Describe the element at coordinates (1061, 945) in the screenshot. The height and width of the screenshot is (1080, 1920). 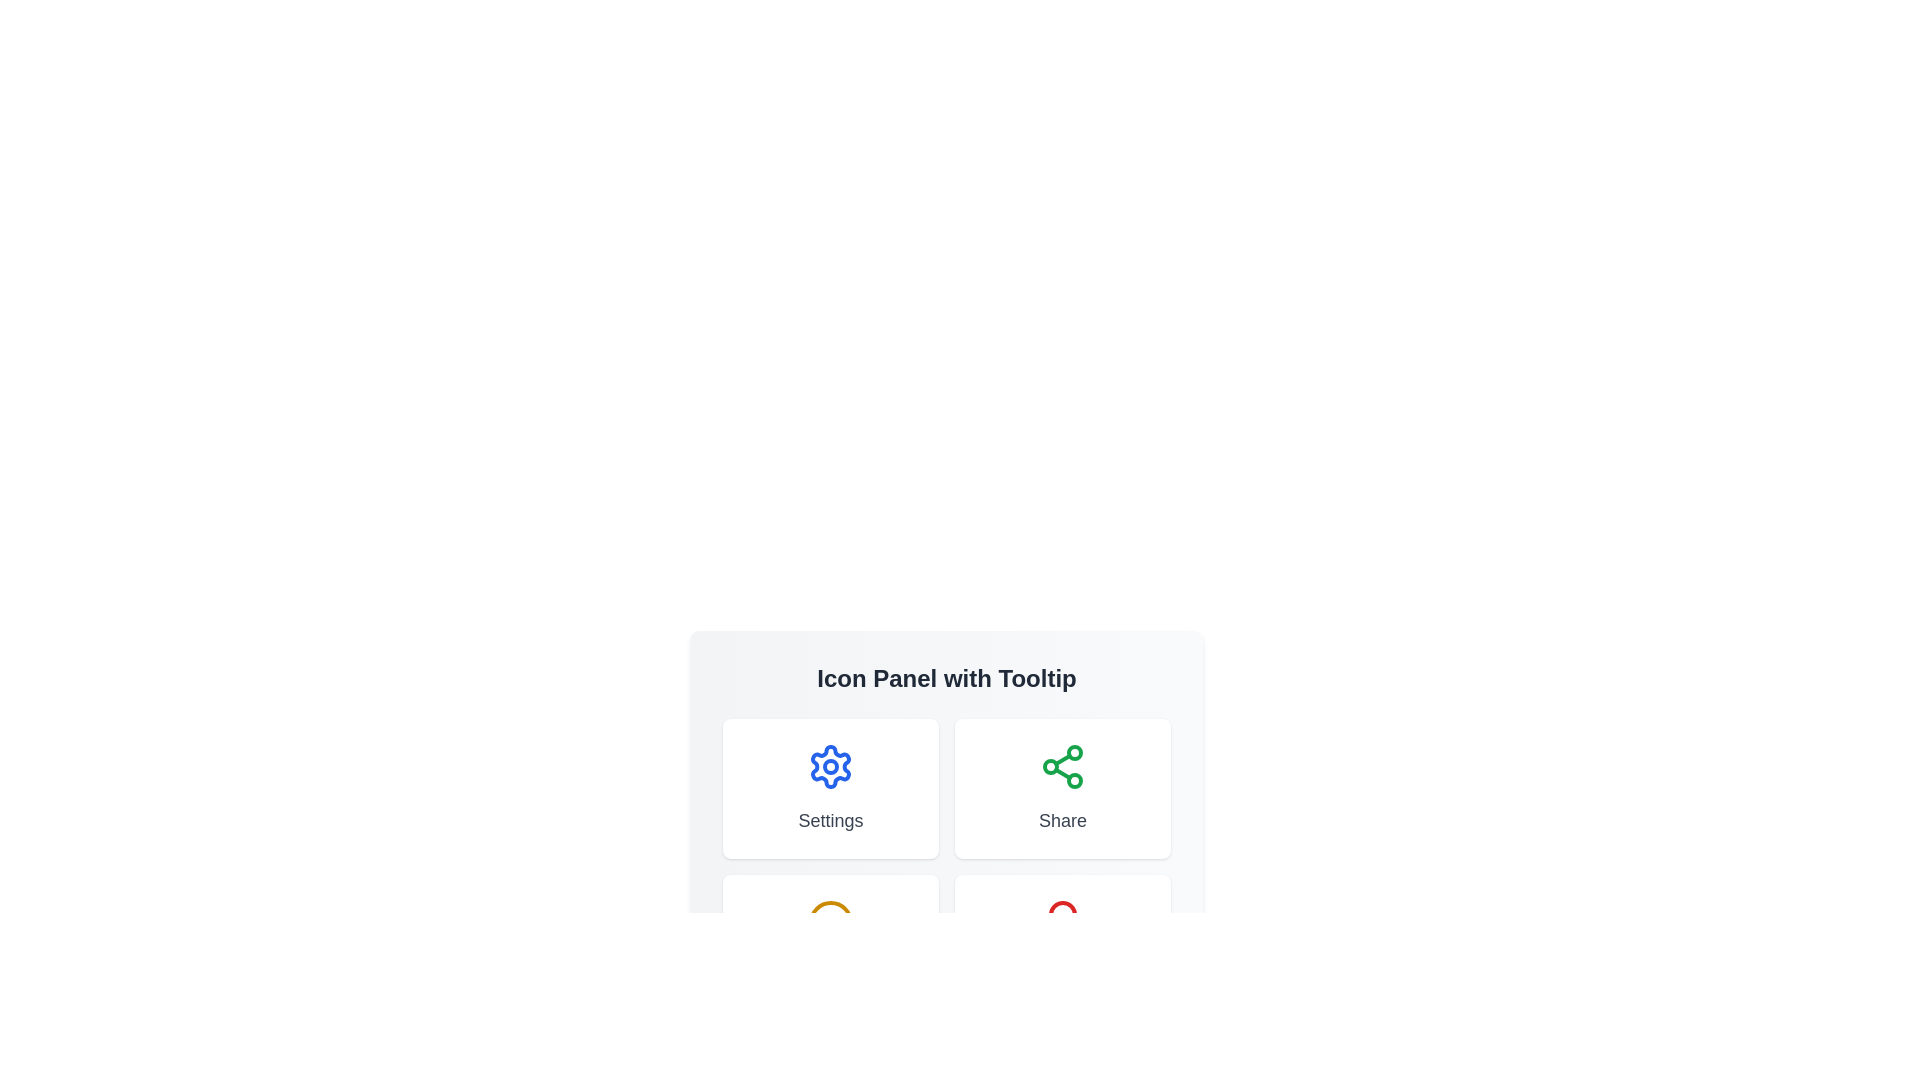
I see `the interactive card representing the notification section located in the bottom-right of the grid` at that location.